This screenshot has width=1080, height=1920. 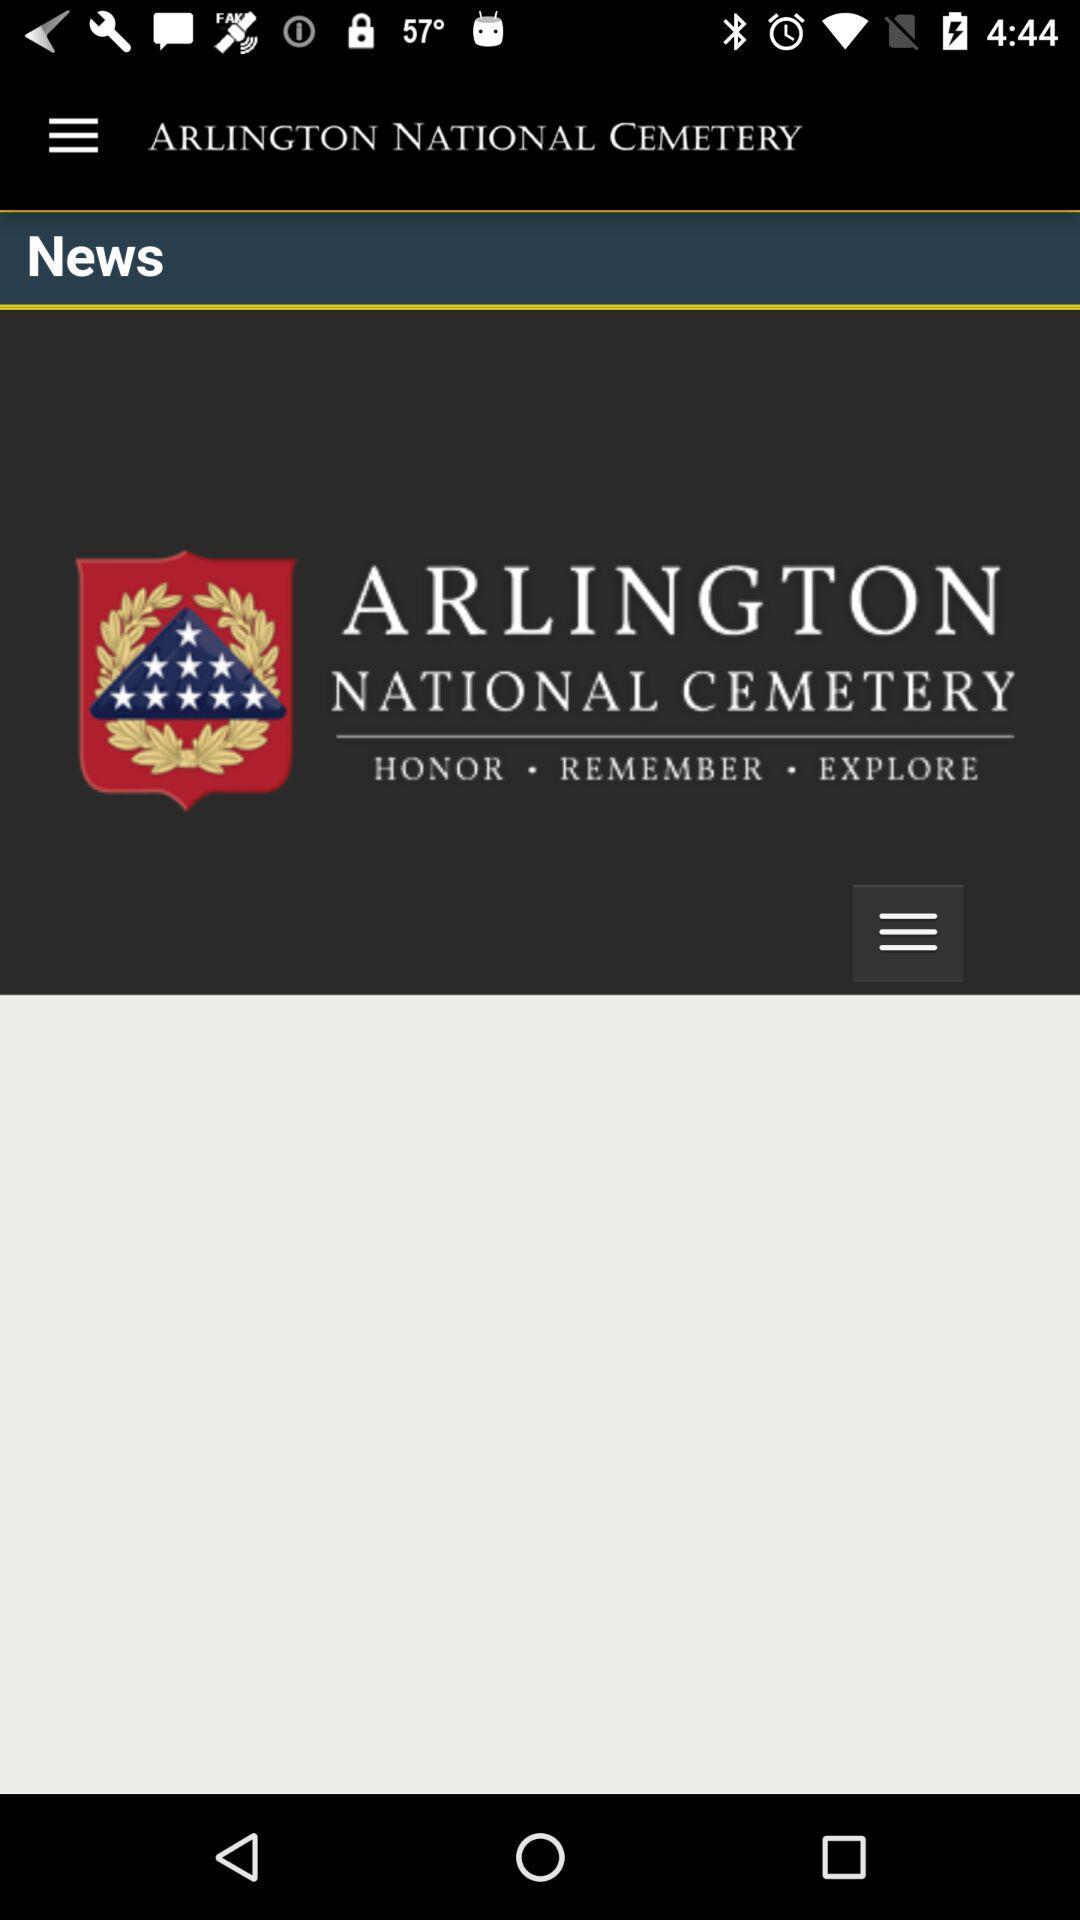 I want to click on arlington national cemetery mobile site, so click(x=540, y=1002).